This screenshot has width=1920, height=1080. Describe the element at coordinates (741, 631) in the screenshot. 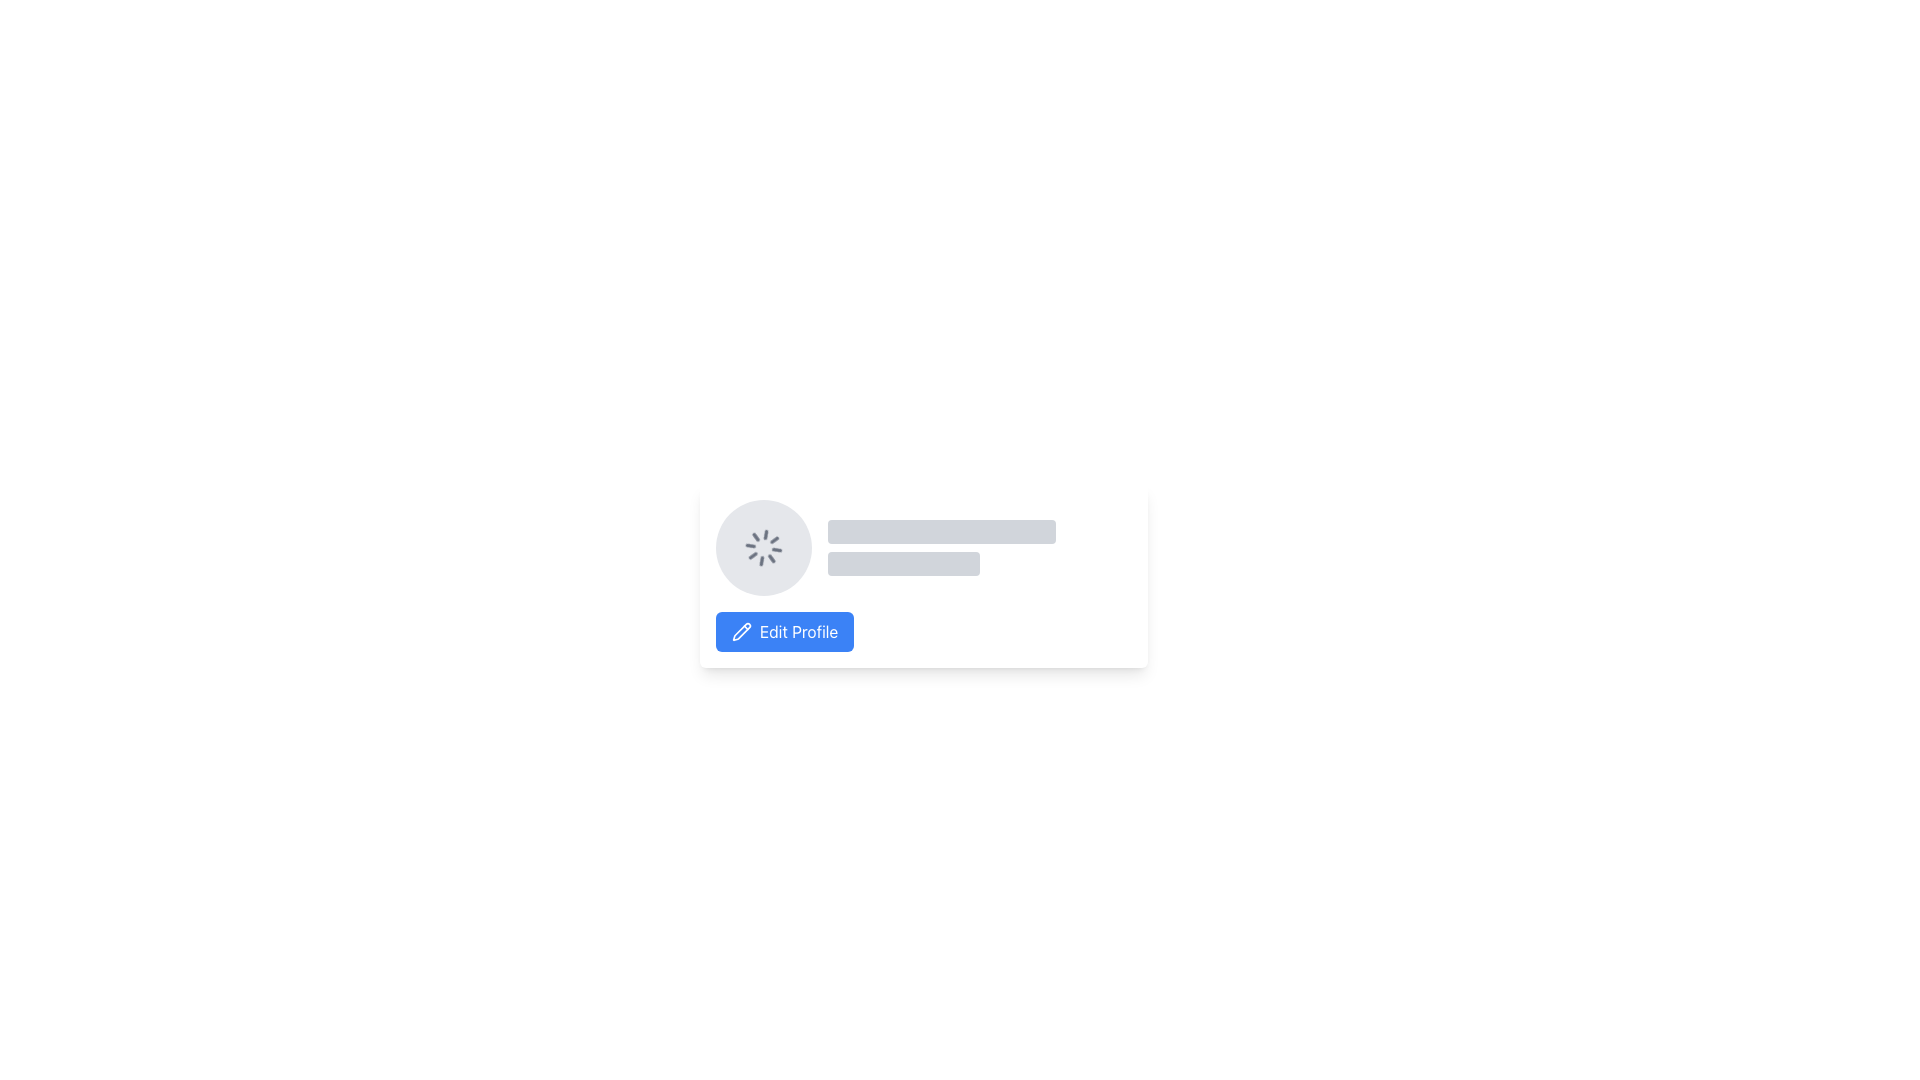

I see `the 'Edit Profile' button located at the lower-left corner of the user card interface to initiate editing, which is visually indicated by the editing pencil icon` at that location.